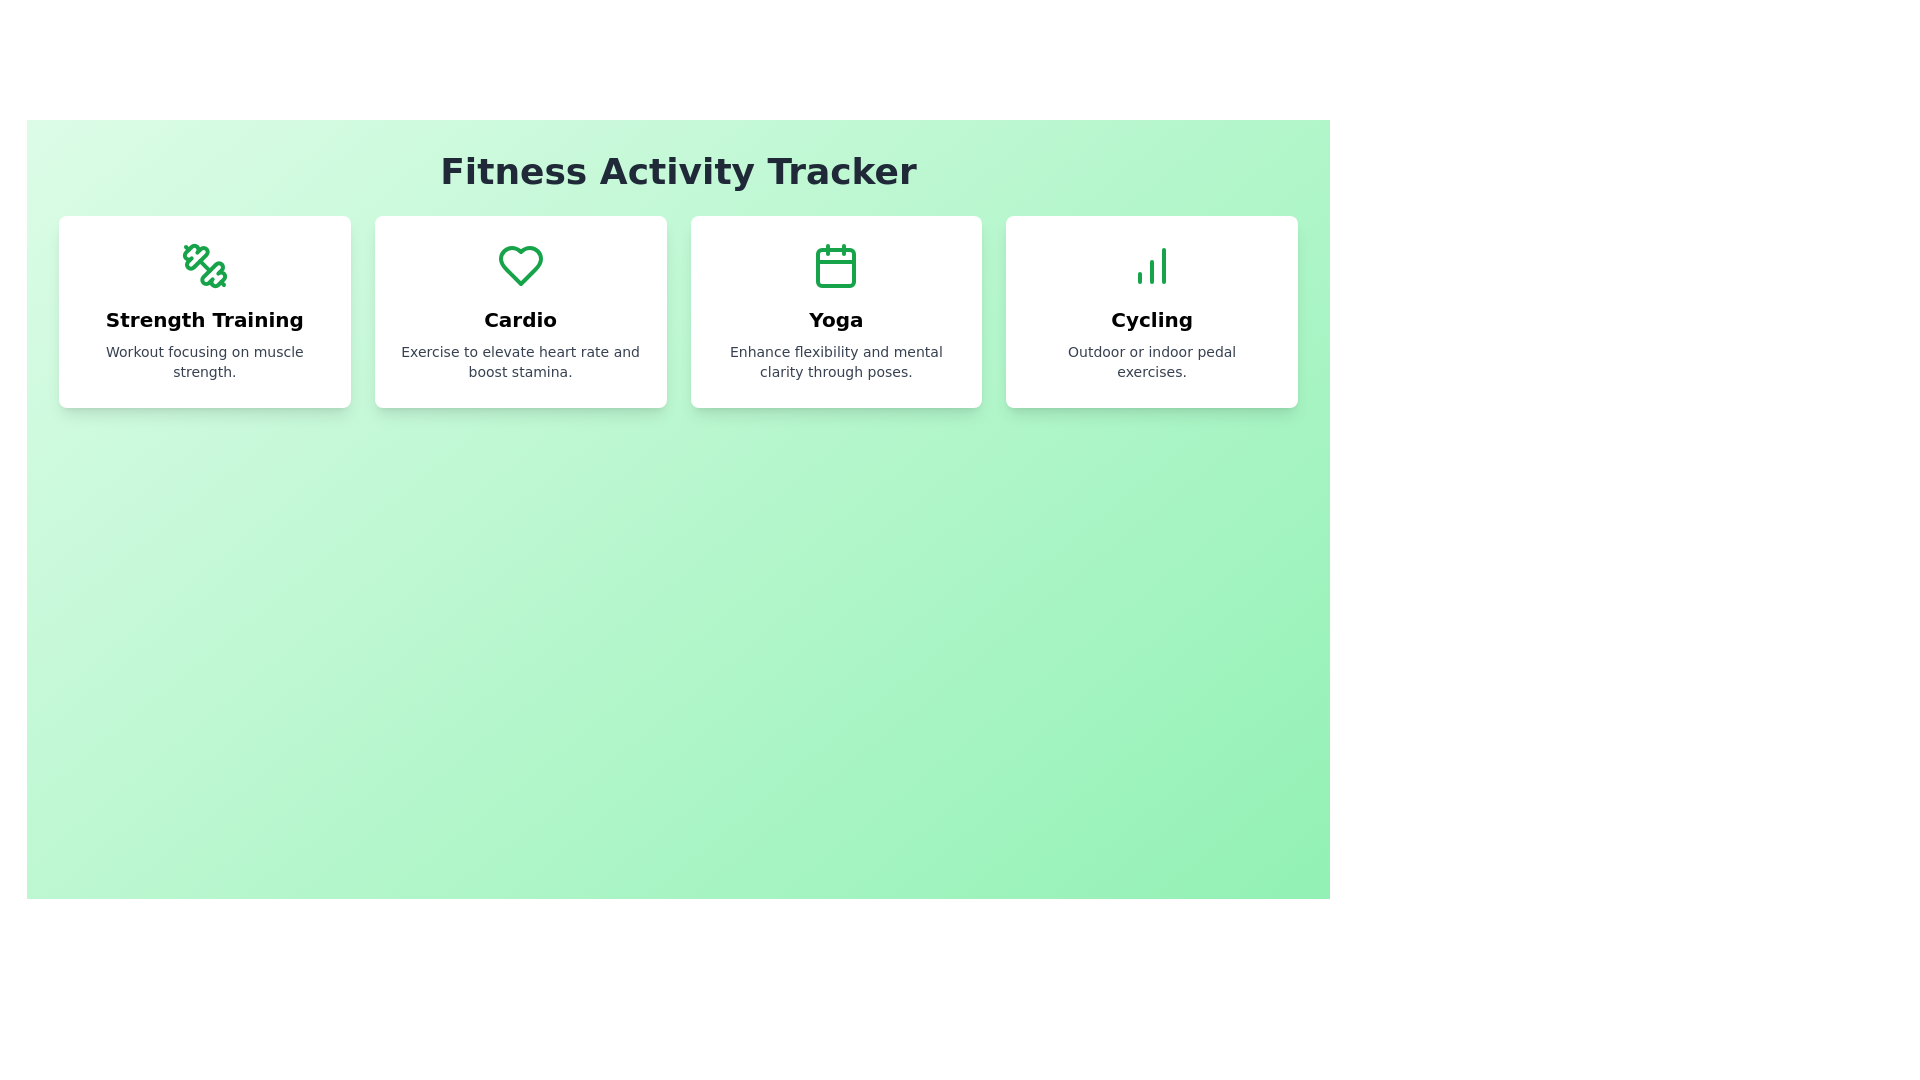 This screenshot has width=1920, height=1080. What do you see at coordinates (204, 319) in the screenshot?
I see `static text label indicating the purpose of the card related to strength training, which is centered within a white rectangular card with rounded corners and a shadow effect` at bounding box center [204, 319].